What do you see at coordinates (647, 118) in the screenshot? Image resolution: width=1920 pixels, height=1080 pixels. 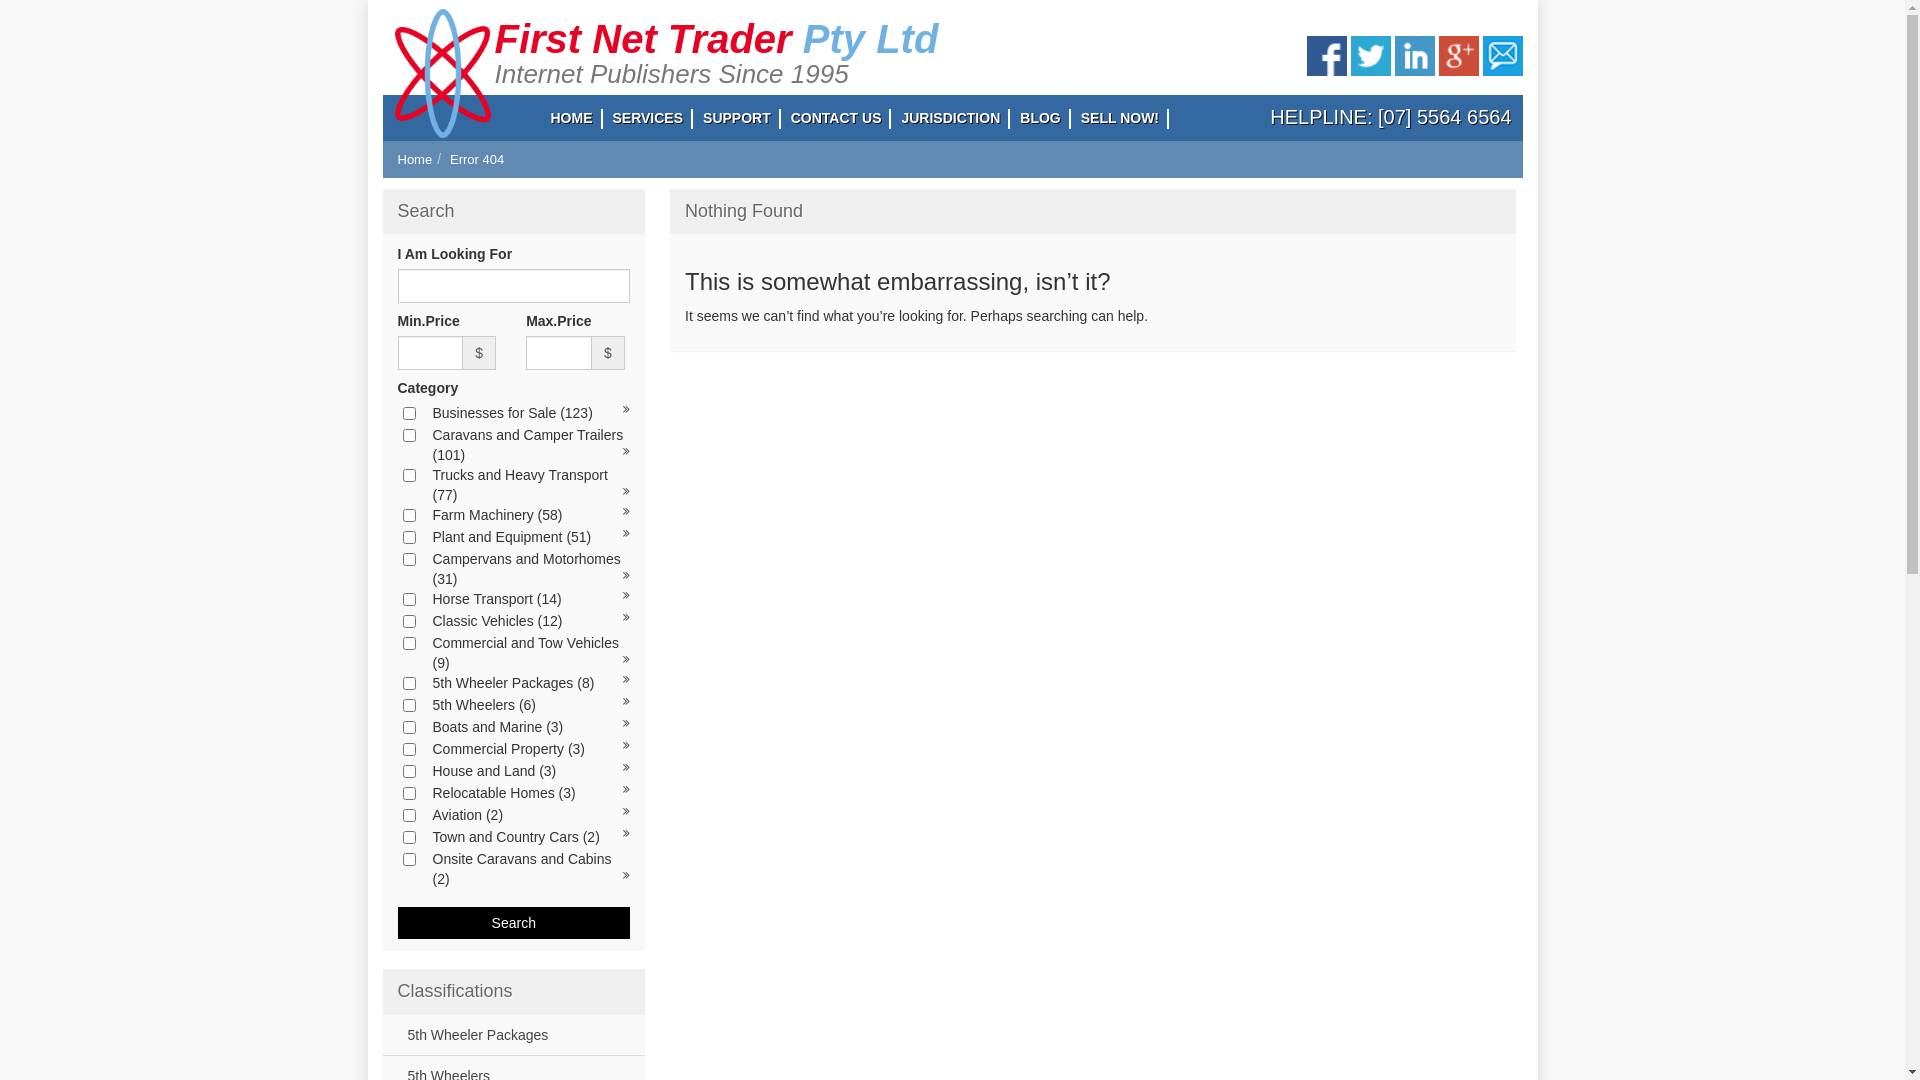 I see `'SERVICES'` at bounding box center [647, 118].